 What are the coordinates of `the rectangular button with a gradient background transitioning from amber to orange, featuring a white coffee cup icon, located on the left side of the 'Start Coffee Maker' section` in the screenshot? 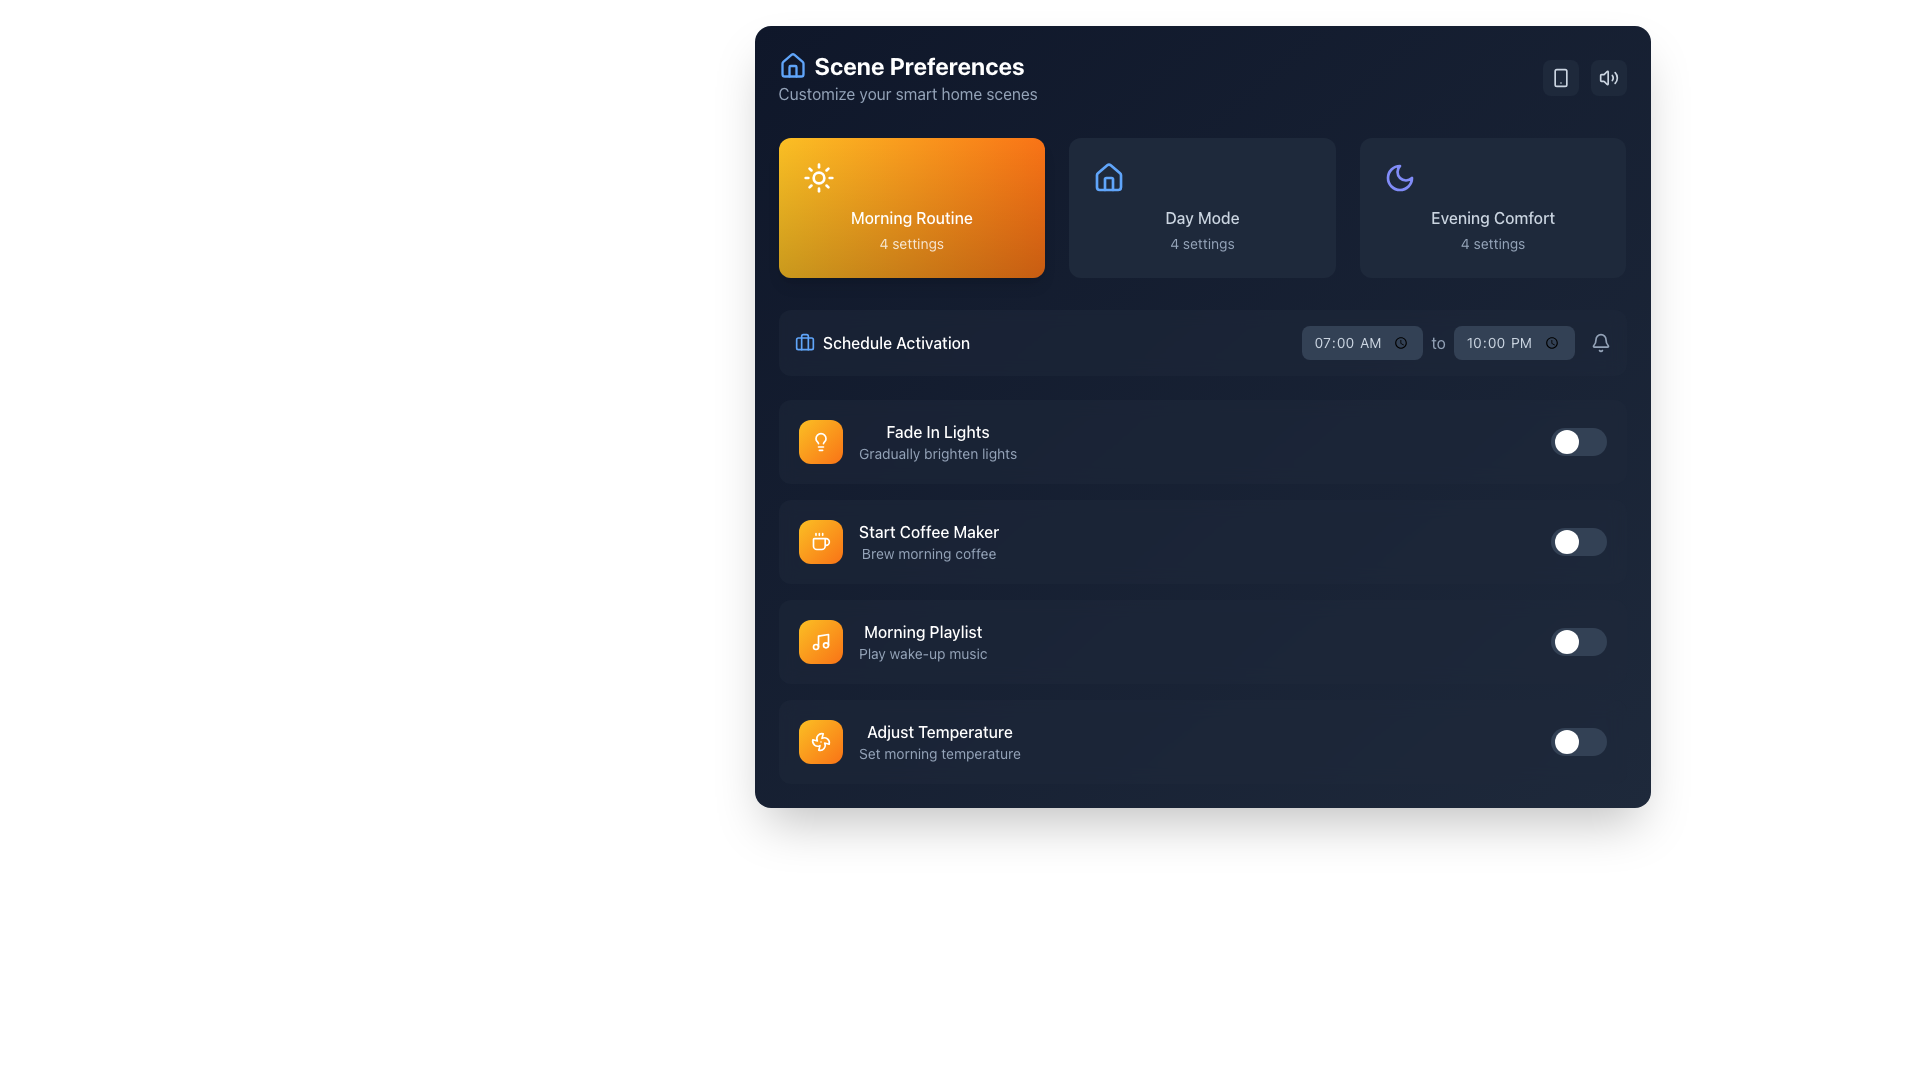 It's located at (820, 542).